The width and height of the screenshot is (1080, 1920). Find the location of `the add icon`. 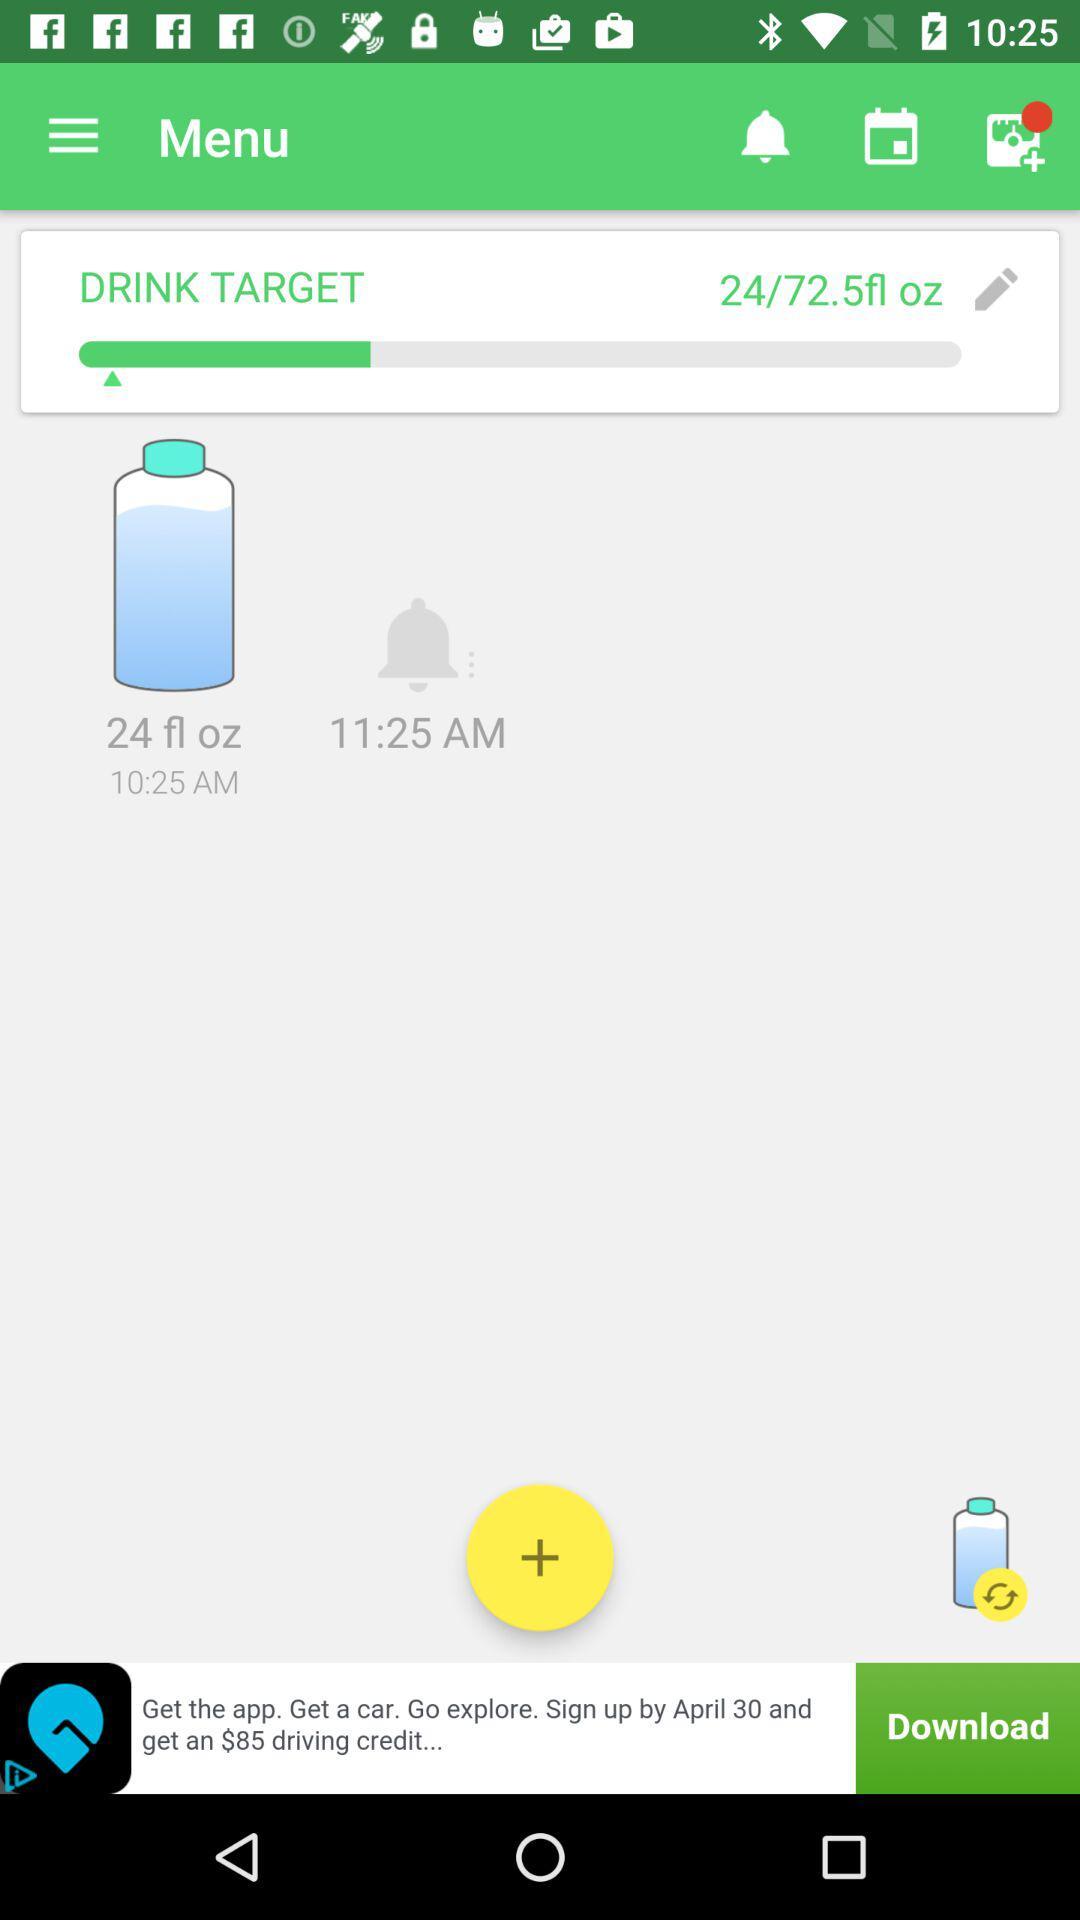

the add icon is located at coordinates (540, 1556).